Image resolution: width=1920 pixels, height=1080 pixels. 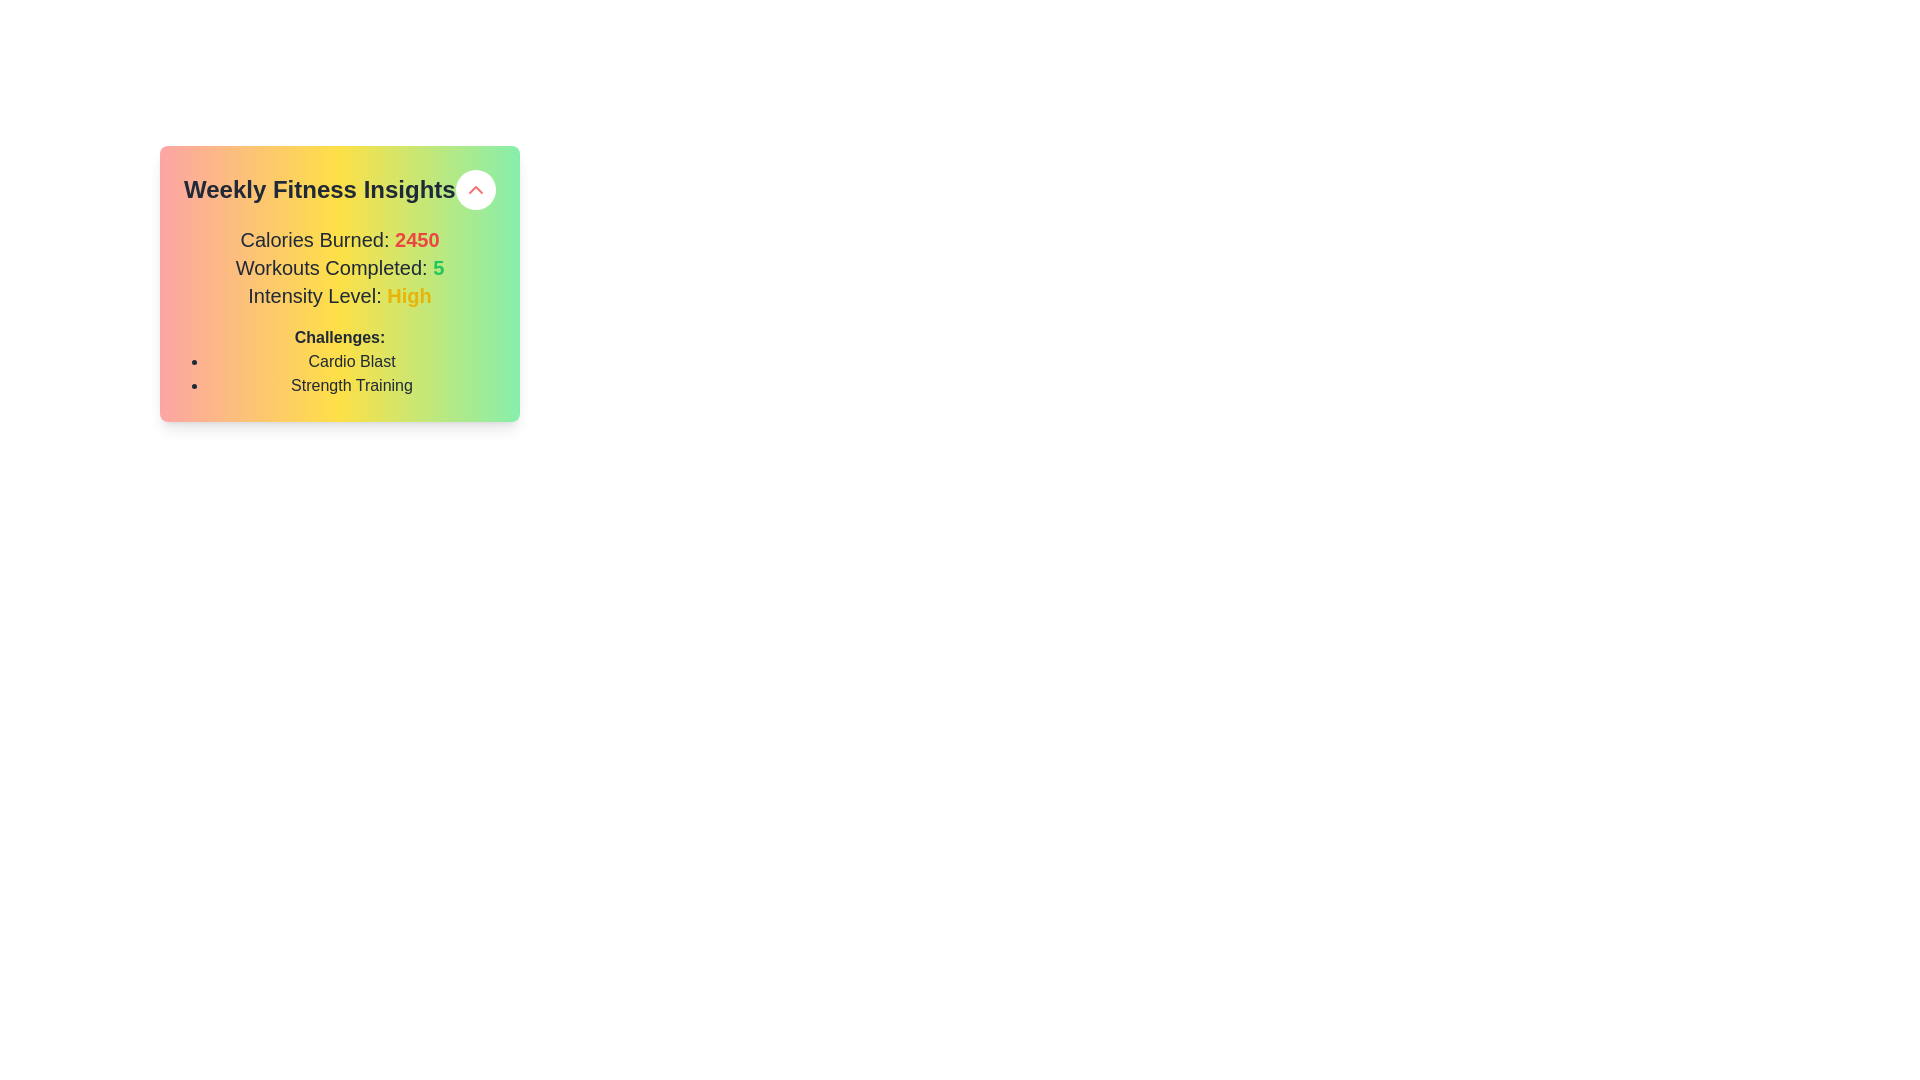 I want to click on the bolded text heading element labeled 'Challenges:' which is prominently displayed in black font against a gradient background, located centrally below the textual statistics and directly above a bulleted list, so click(x=340, y=337).